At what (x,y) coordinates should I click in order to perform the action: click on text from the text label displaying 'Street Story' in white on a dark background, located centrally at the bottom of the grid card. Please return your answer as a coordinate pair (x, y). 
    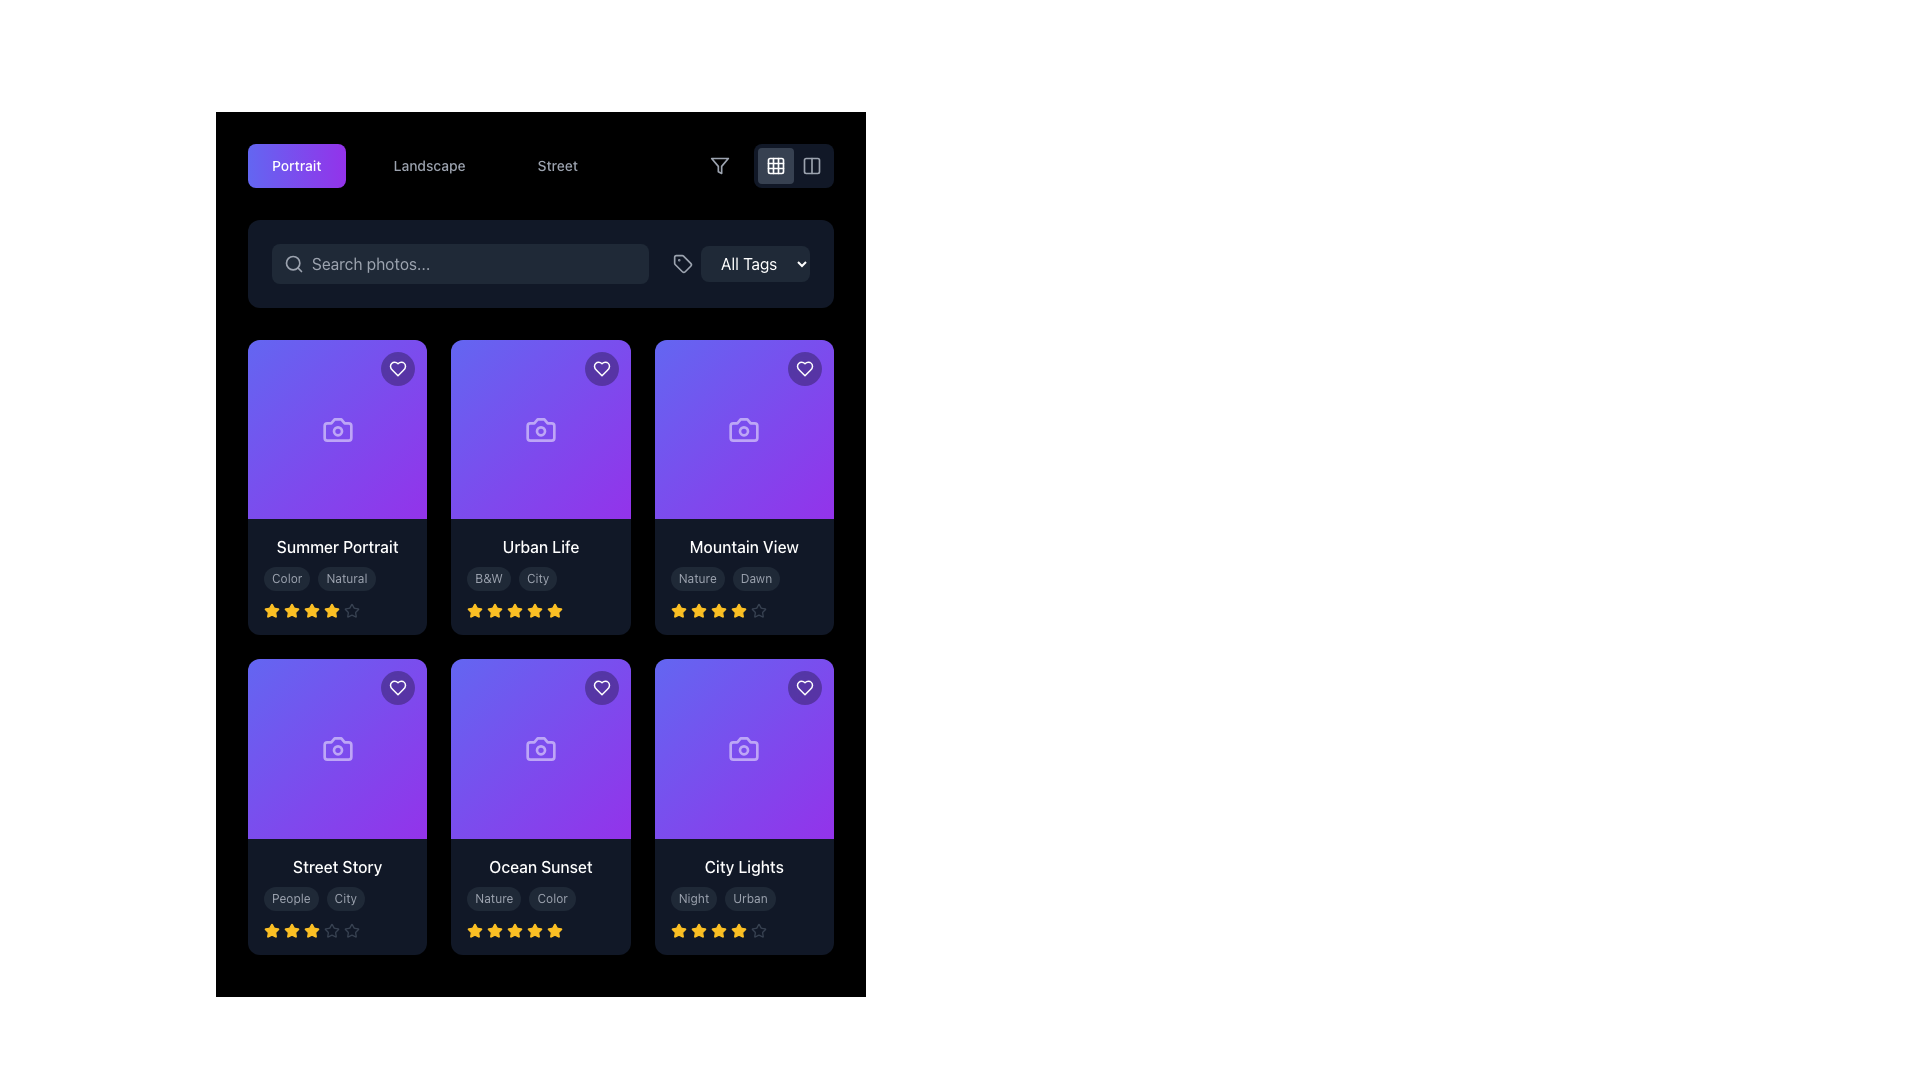
    Looking at the image, I should click on (337, 865).